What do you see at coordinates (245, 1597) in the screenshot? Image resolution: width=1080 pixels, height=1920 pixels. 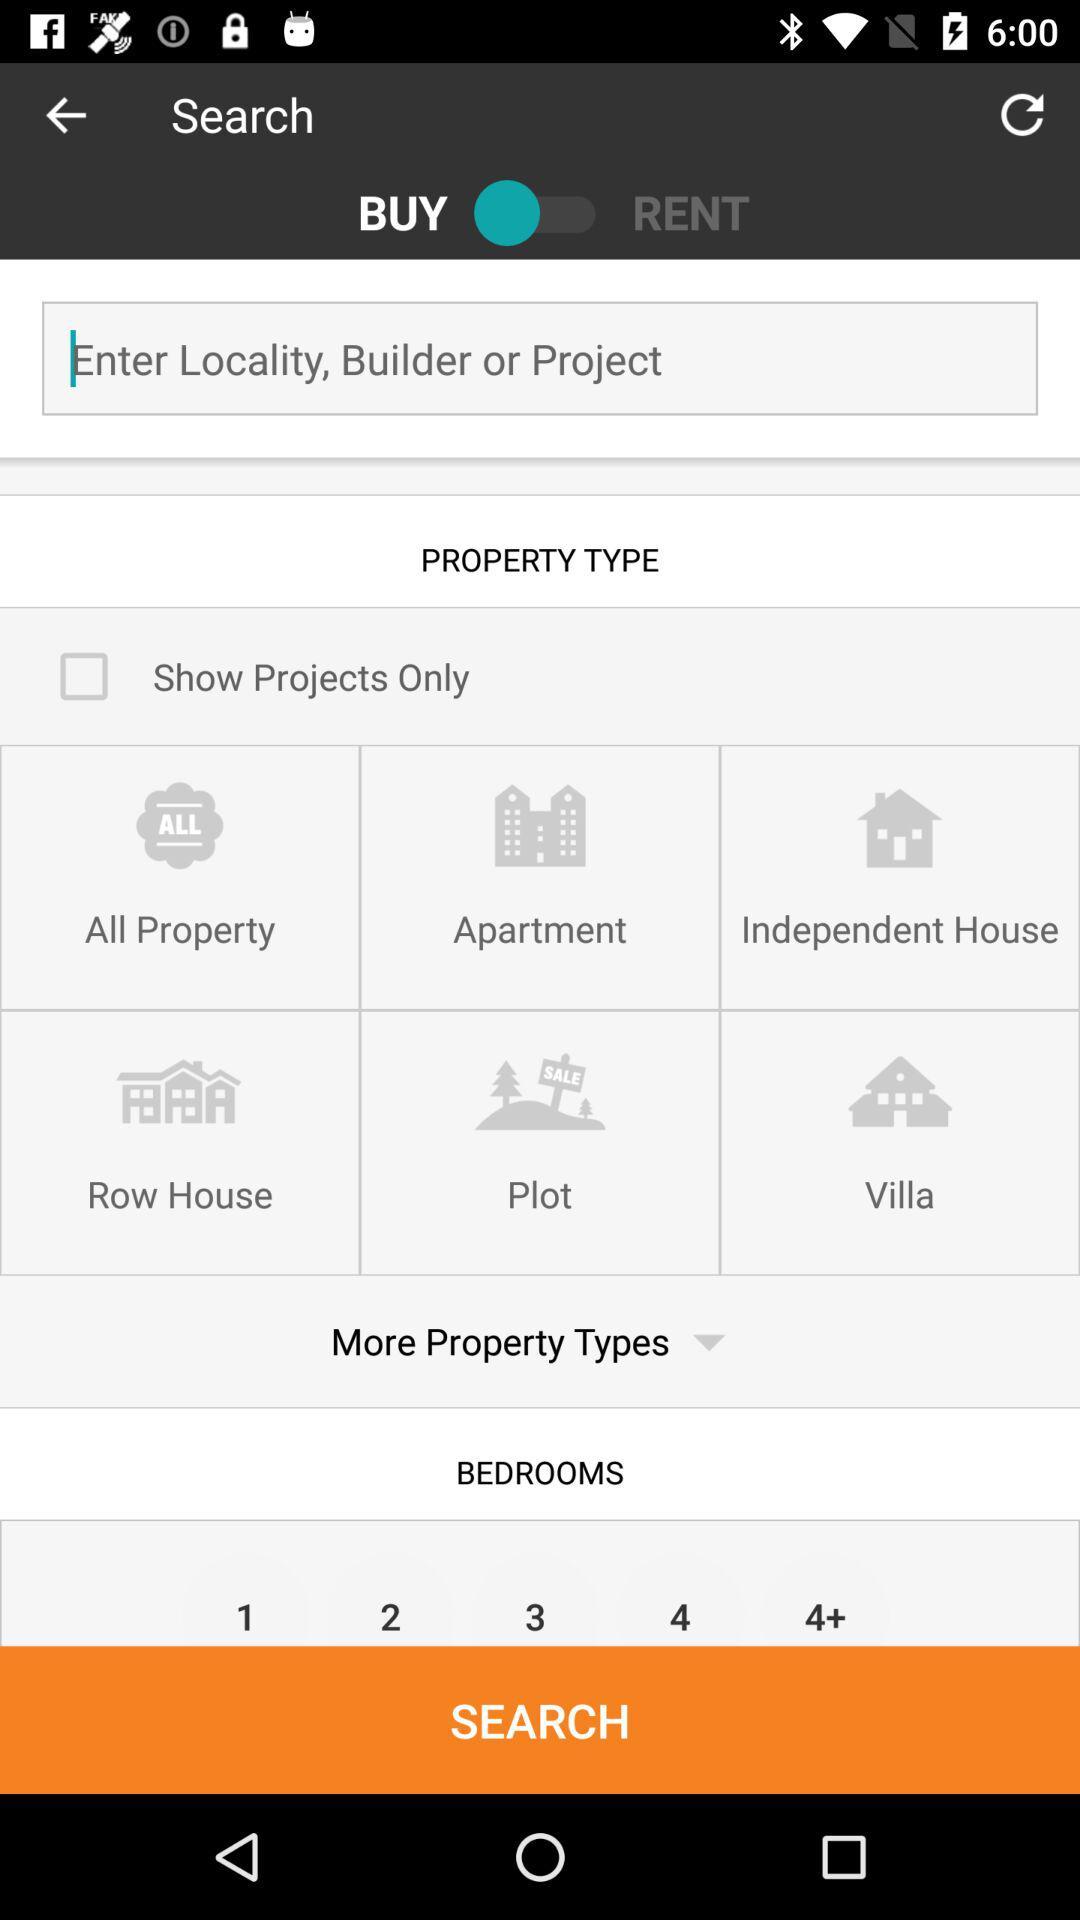 I see `item to the left of 2` at bounding box center [245, 1597].